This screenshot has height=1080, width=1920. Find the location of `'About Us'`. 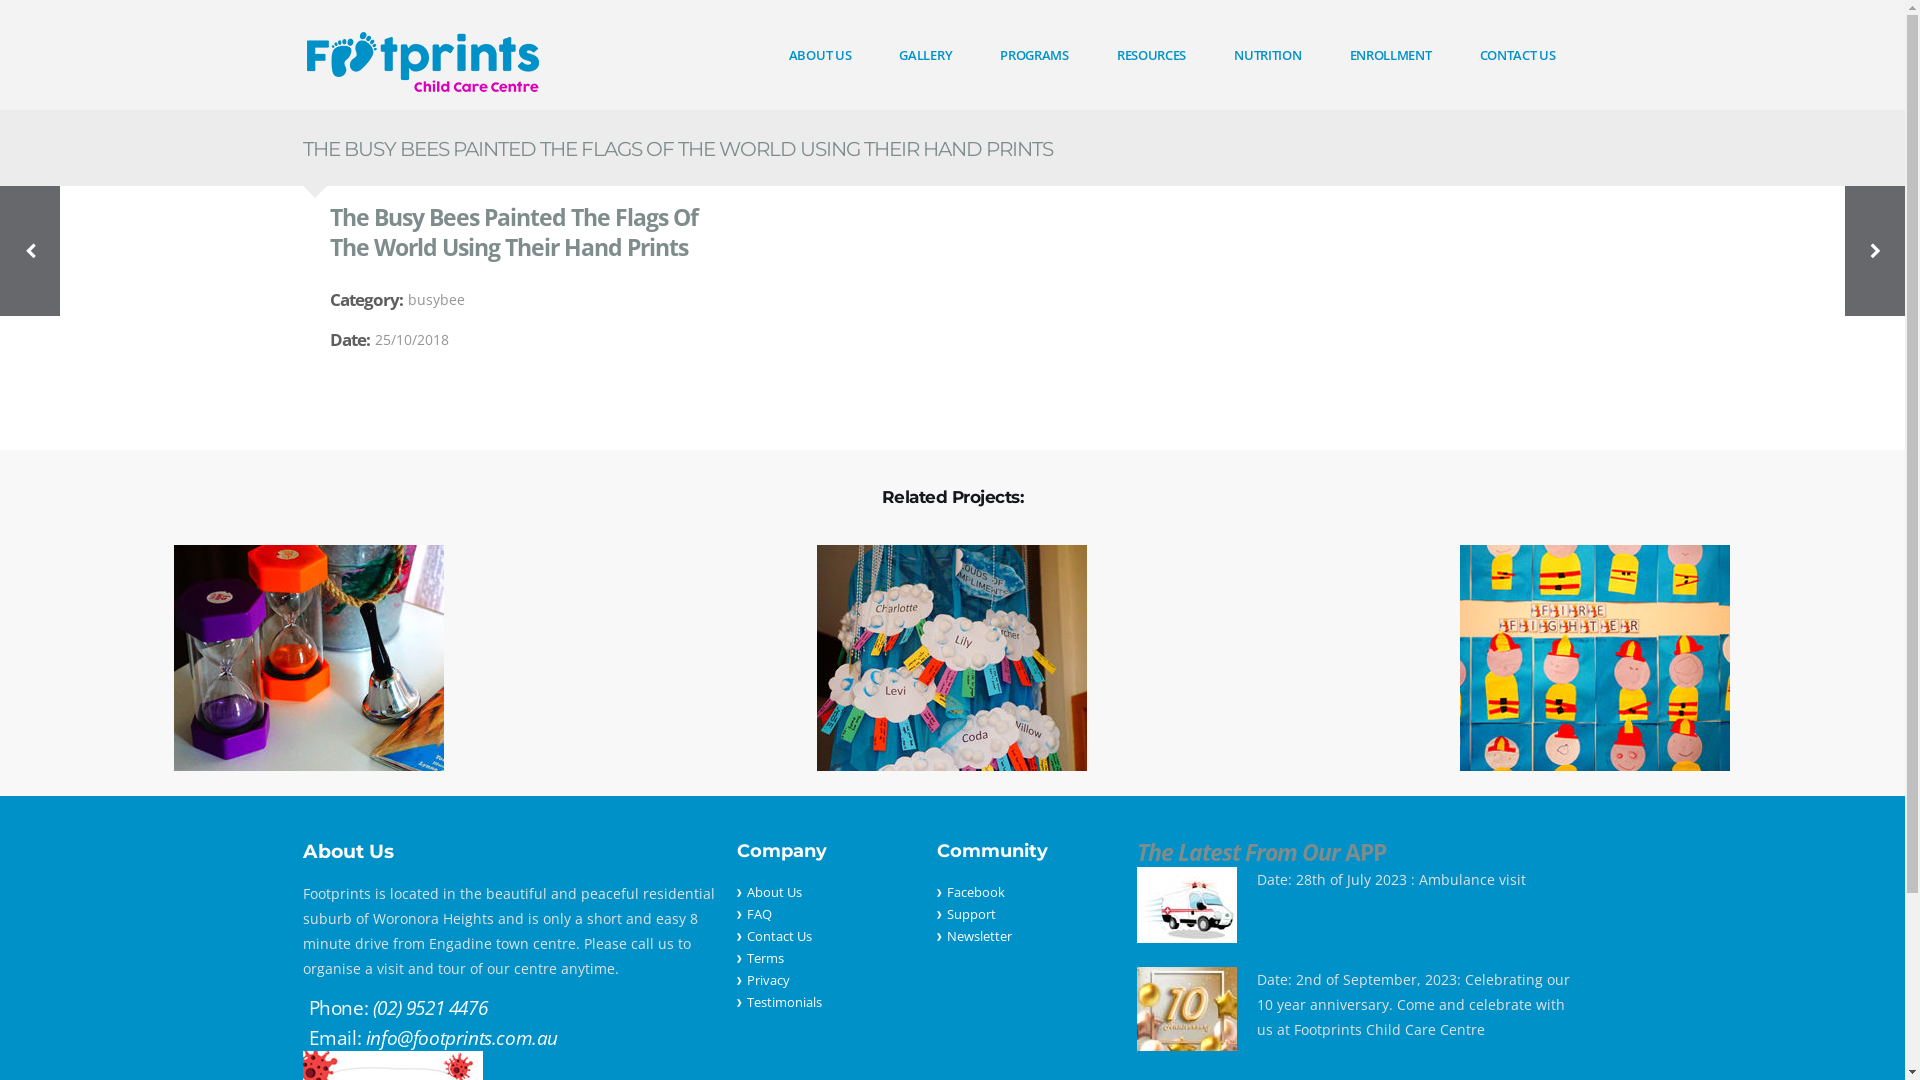

'About Us' is located at coordinates (744, 890).